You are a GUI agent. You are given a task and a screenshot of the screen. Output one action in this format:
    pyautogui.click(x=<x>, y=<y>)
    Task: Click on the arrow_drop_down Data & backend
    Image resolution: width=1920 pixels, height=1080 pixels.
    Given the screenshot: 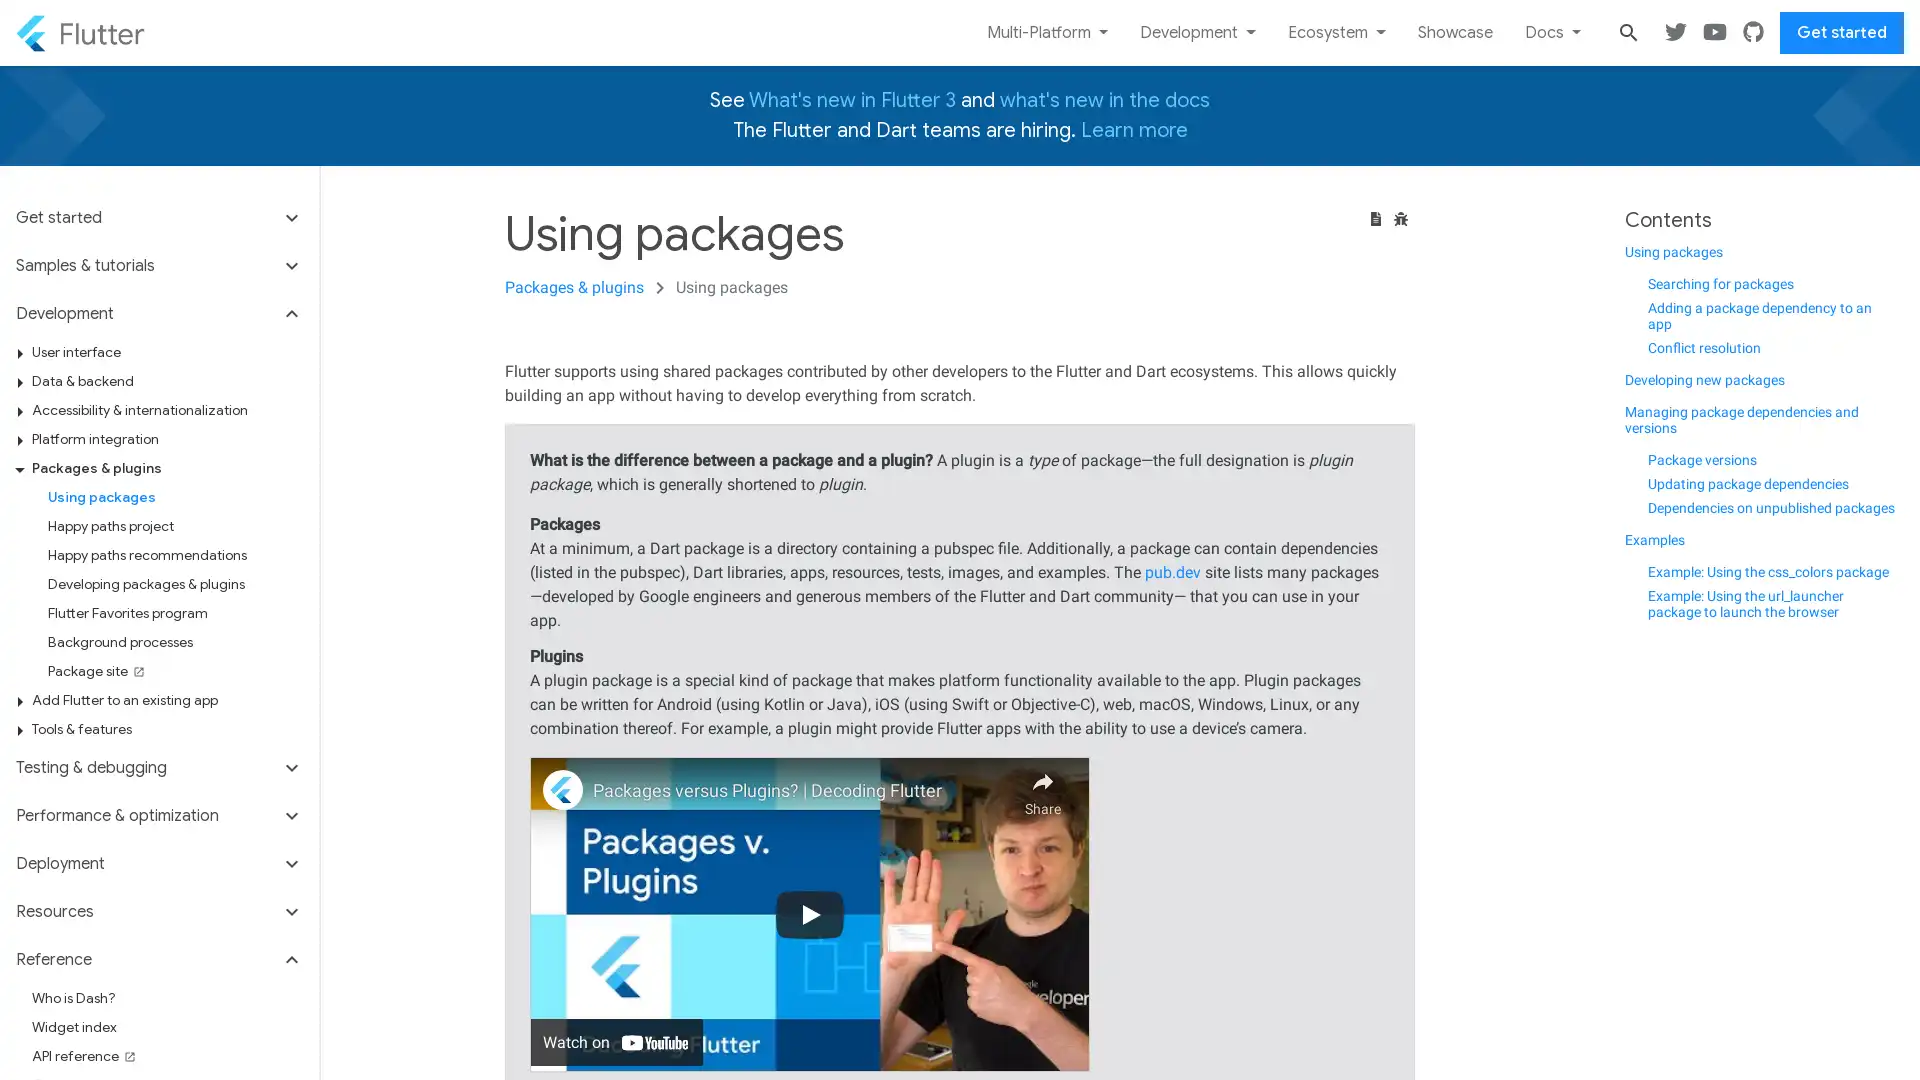 What is the action you would take?
    pyautogui.click(x=167, y=381)
    